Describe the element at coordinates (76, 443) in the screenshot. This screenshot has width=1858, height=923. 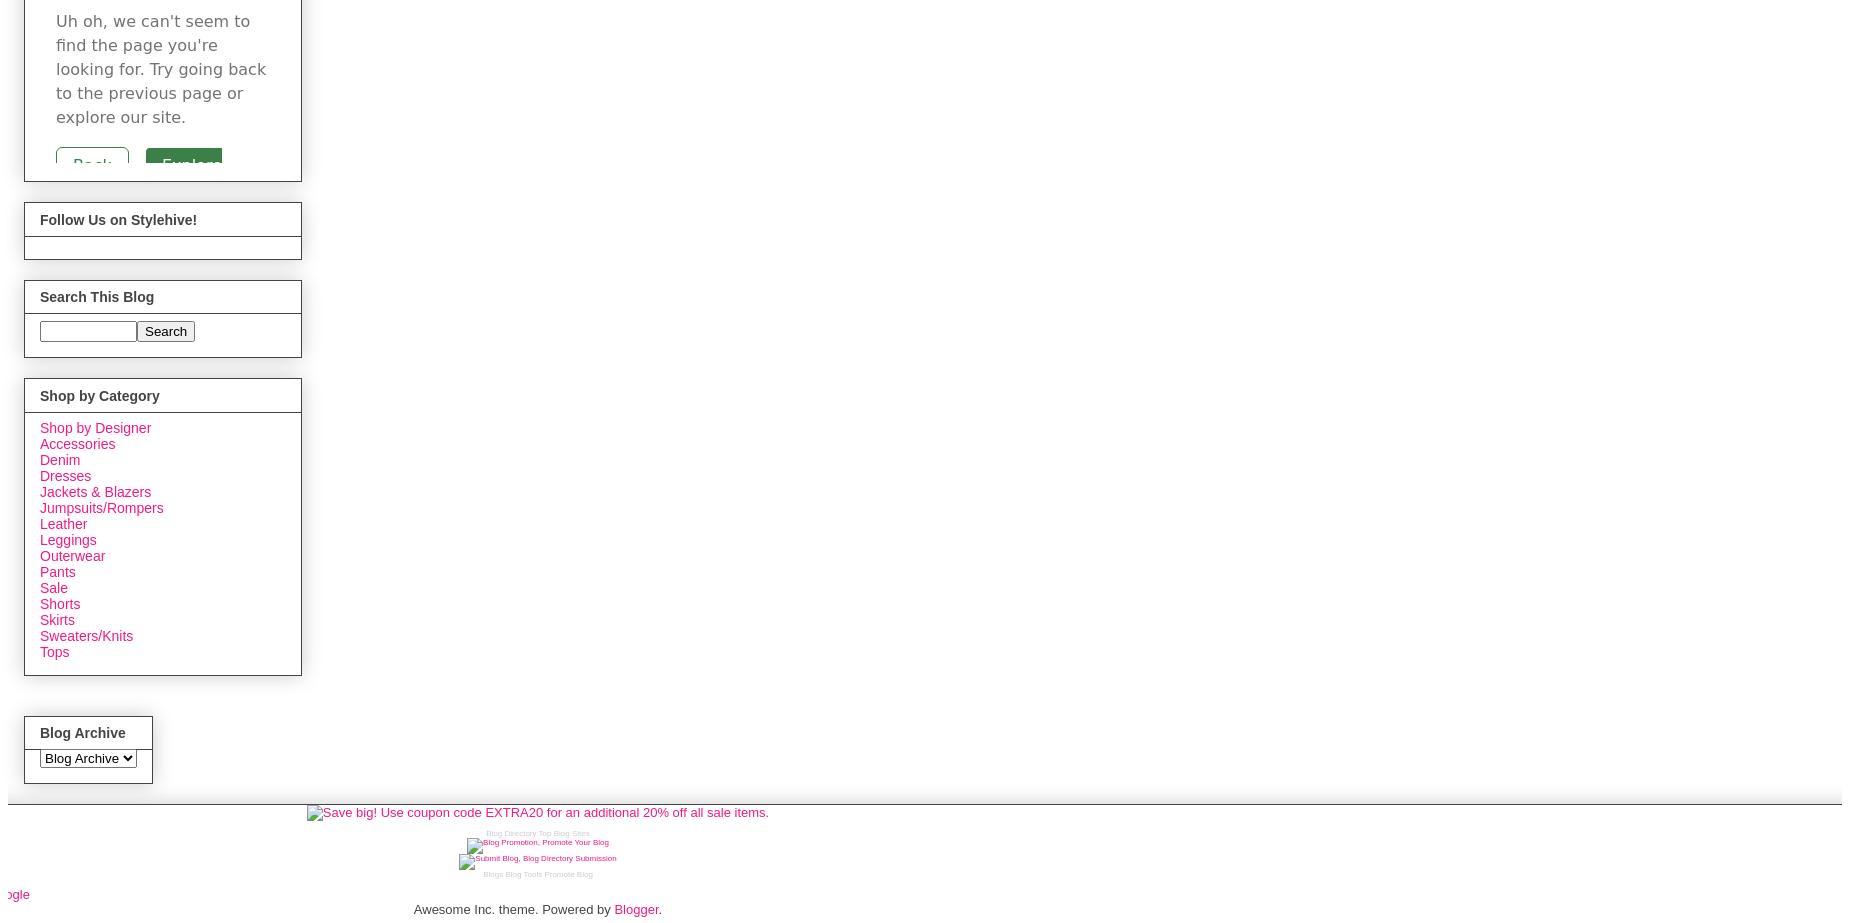
I see `'Accessories'` at that location.